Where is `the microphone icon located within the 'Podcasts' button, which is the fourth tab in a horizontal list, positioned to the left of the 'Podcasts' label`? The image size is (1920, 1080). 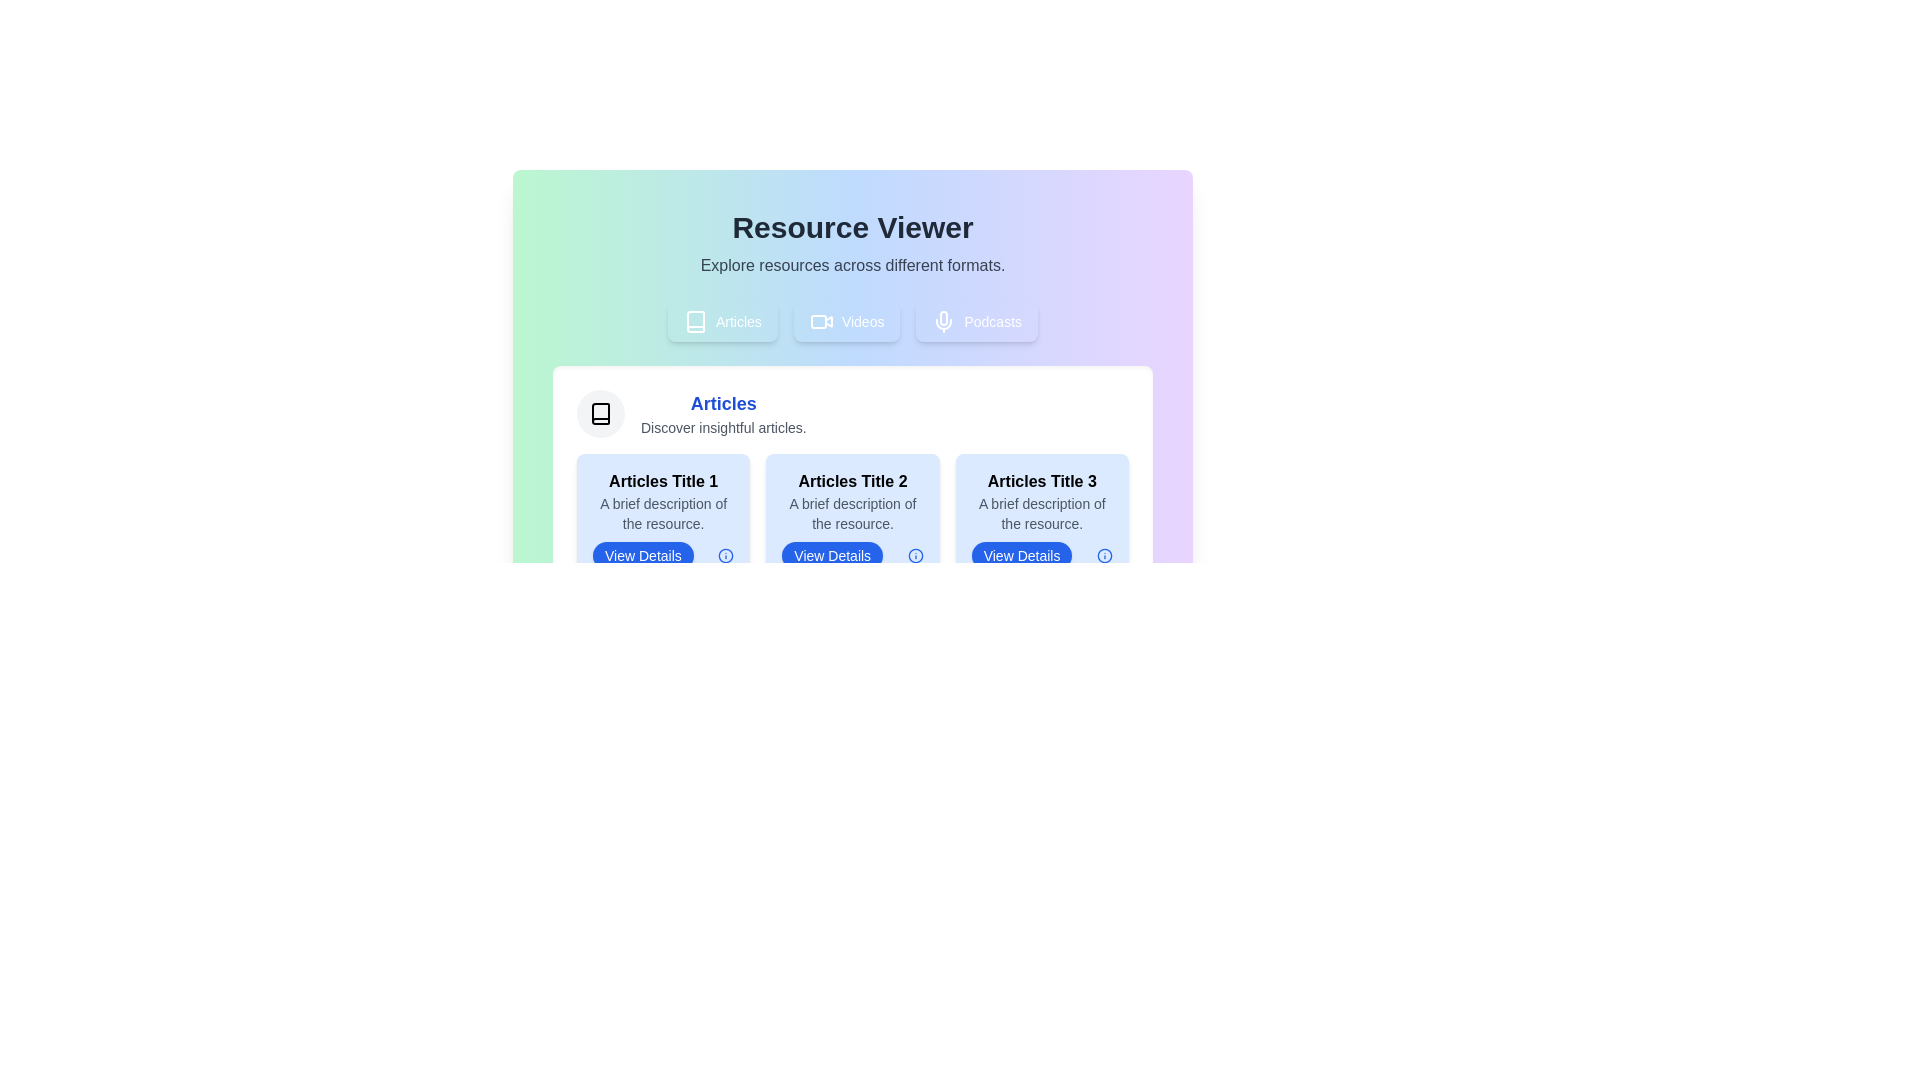 the microphone icon located within the 'Podcasts' button, which is the fourth tab in a horizontal list, positioned to the left of the 'Podcasts' label is located at coordinates (943, 320).